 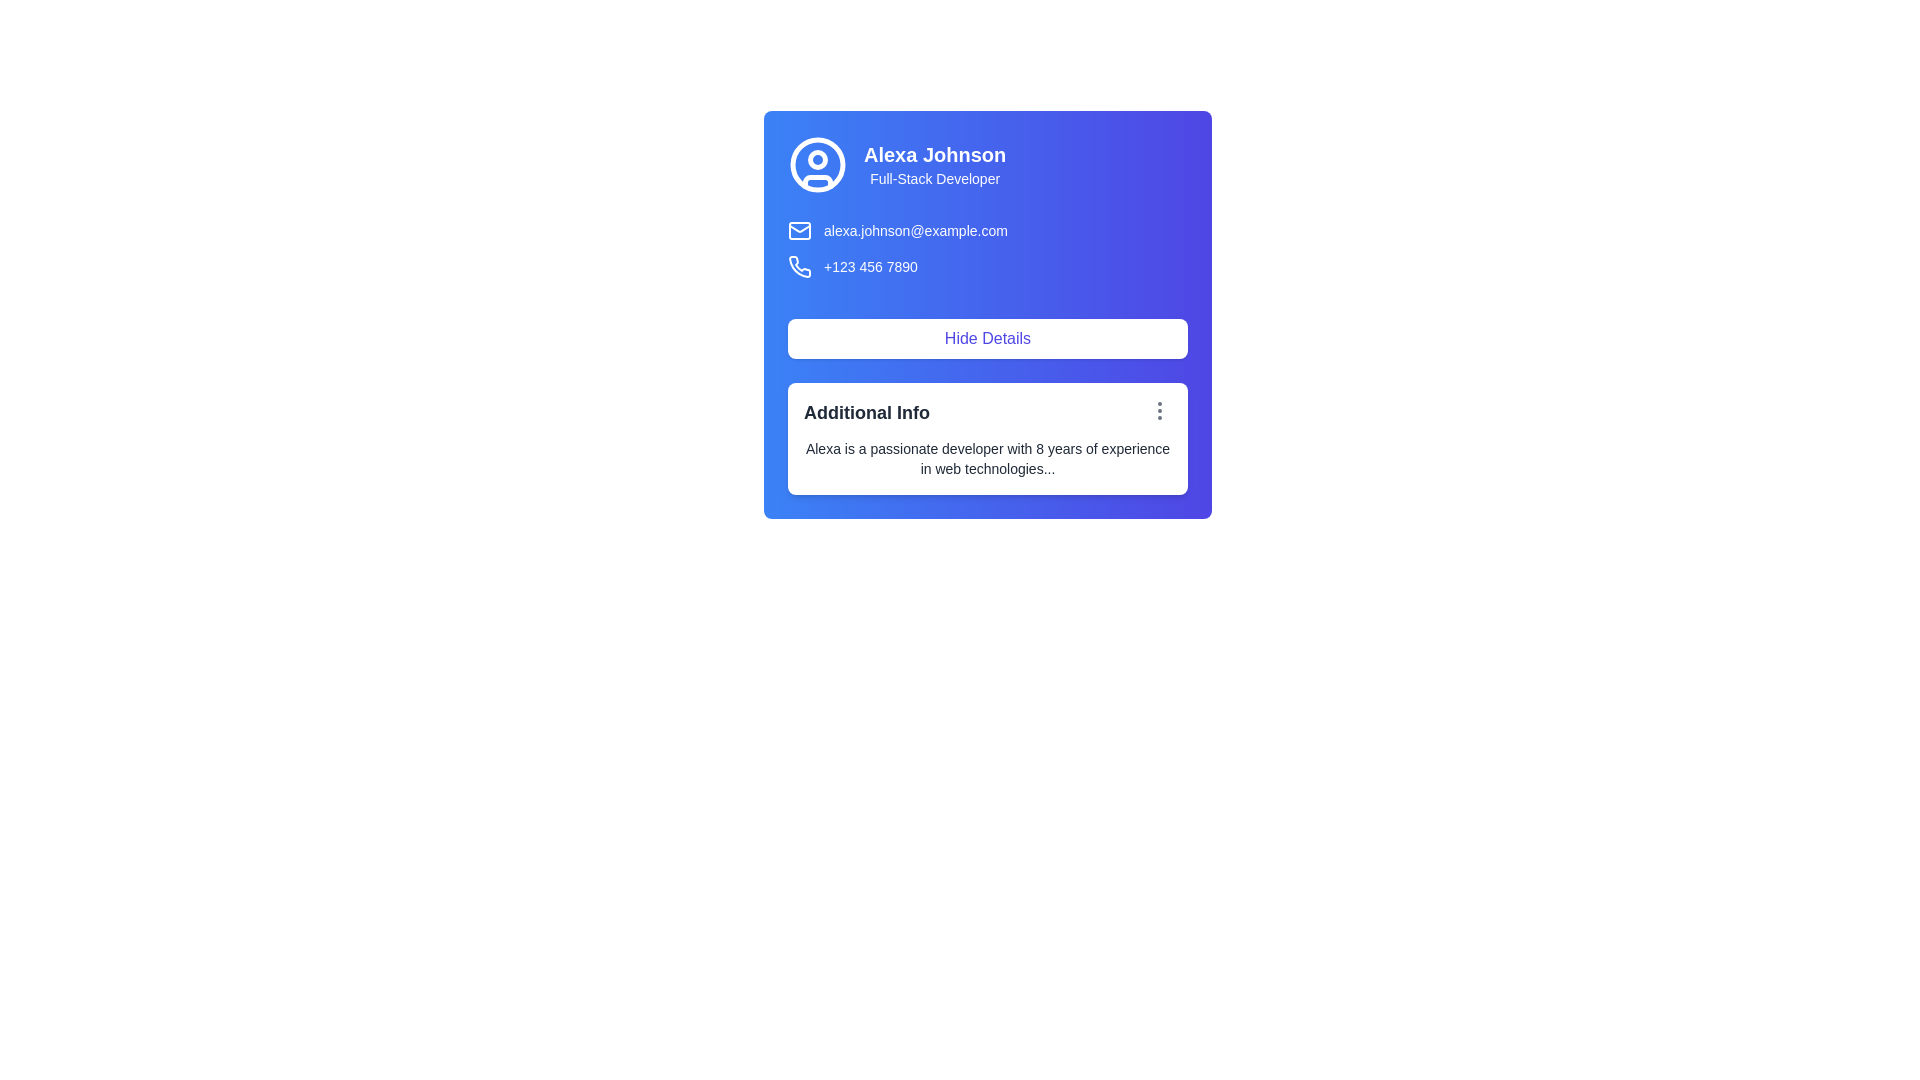 What do you see at coordinates (817, 164) in the screenshot?
I see `the visual decorative element that serves as a placeholder for a profile icon or avatar, located in the top-left portion of the profile card, above the user's name and title` at bounding box center [817, 164].